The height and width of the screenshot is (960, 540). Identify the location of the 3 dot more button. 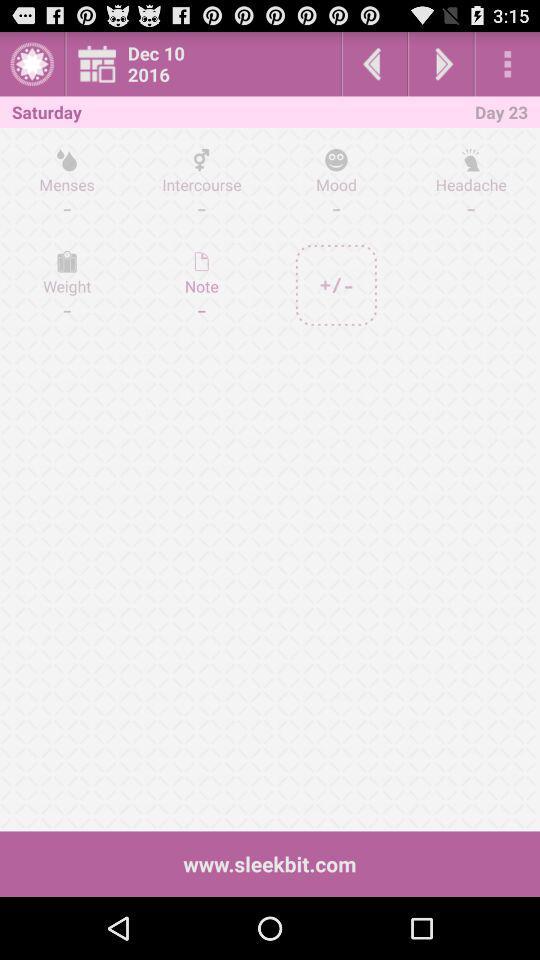
(507, 64).